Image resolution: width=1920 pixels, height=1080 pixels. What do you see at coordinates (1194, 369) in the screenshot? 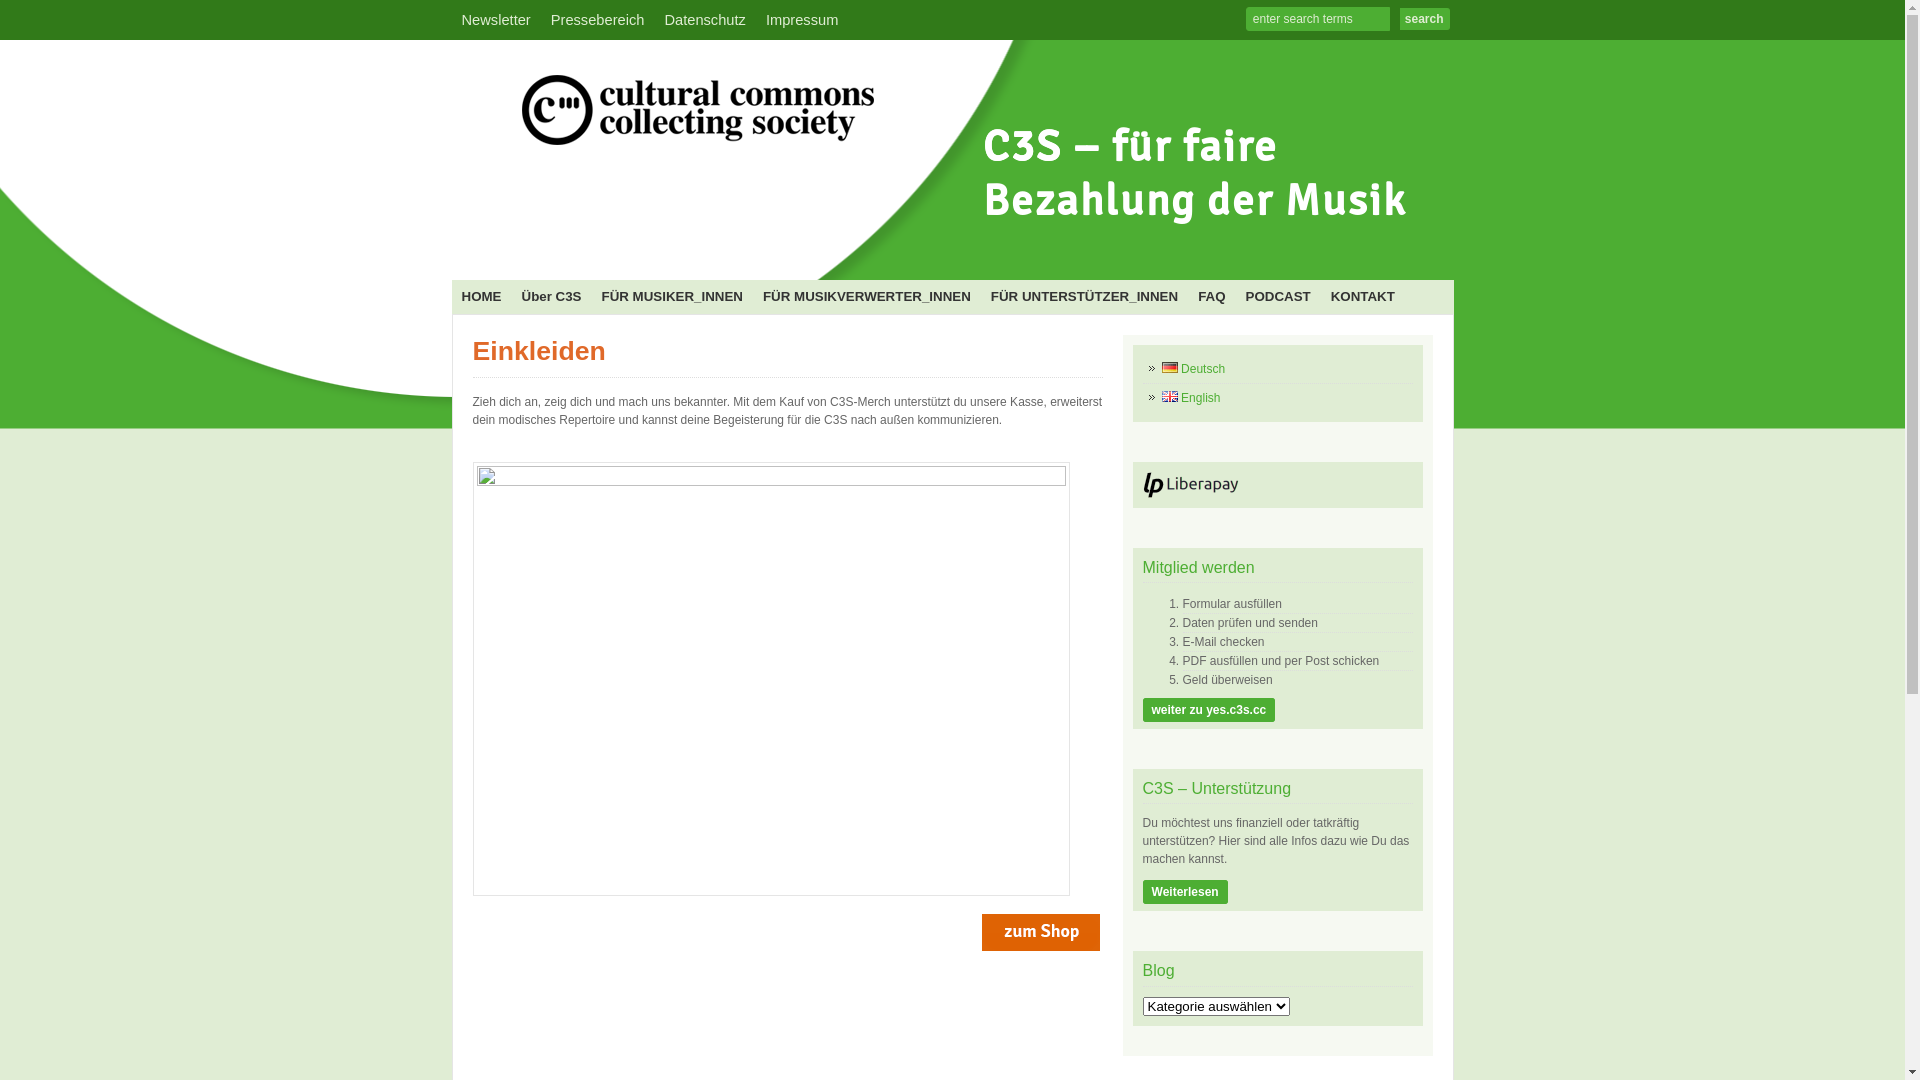
I see `'Deutsch'` at bounding box center [1194, 369].